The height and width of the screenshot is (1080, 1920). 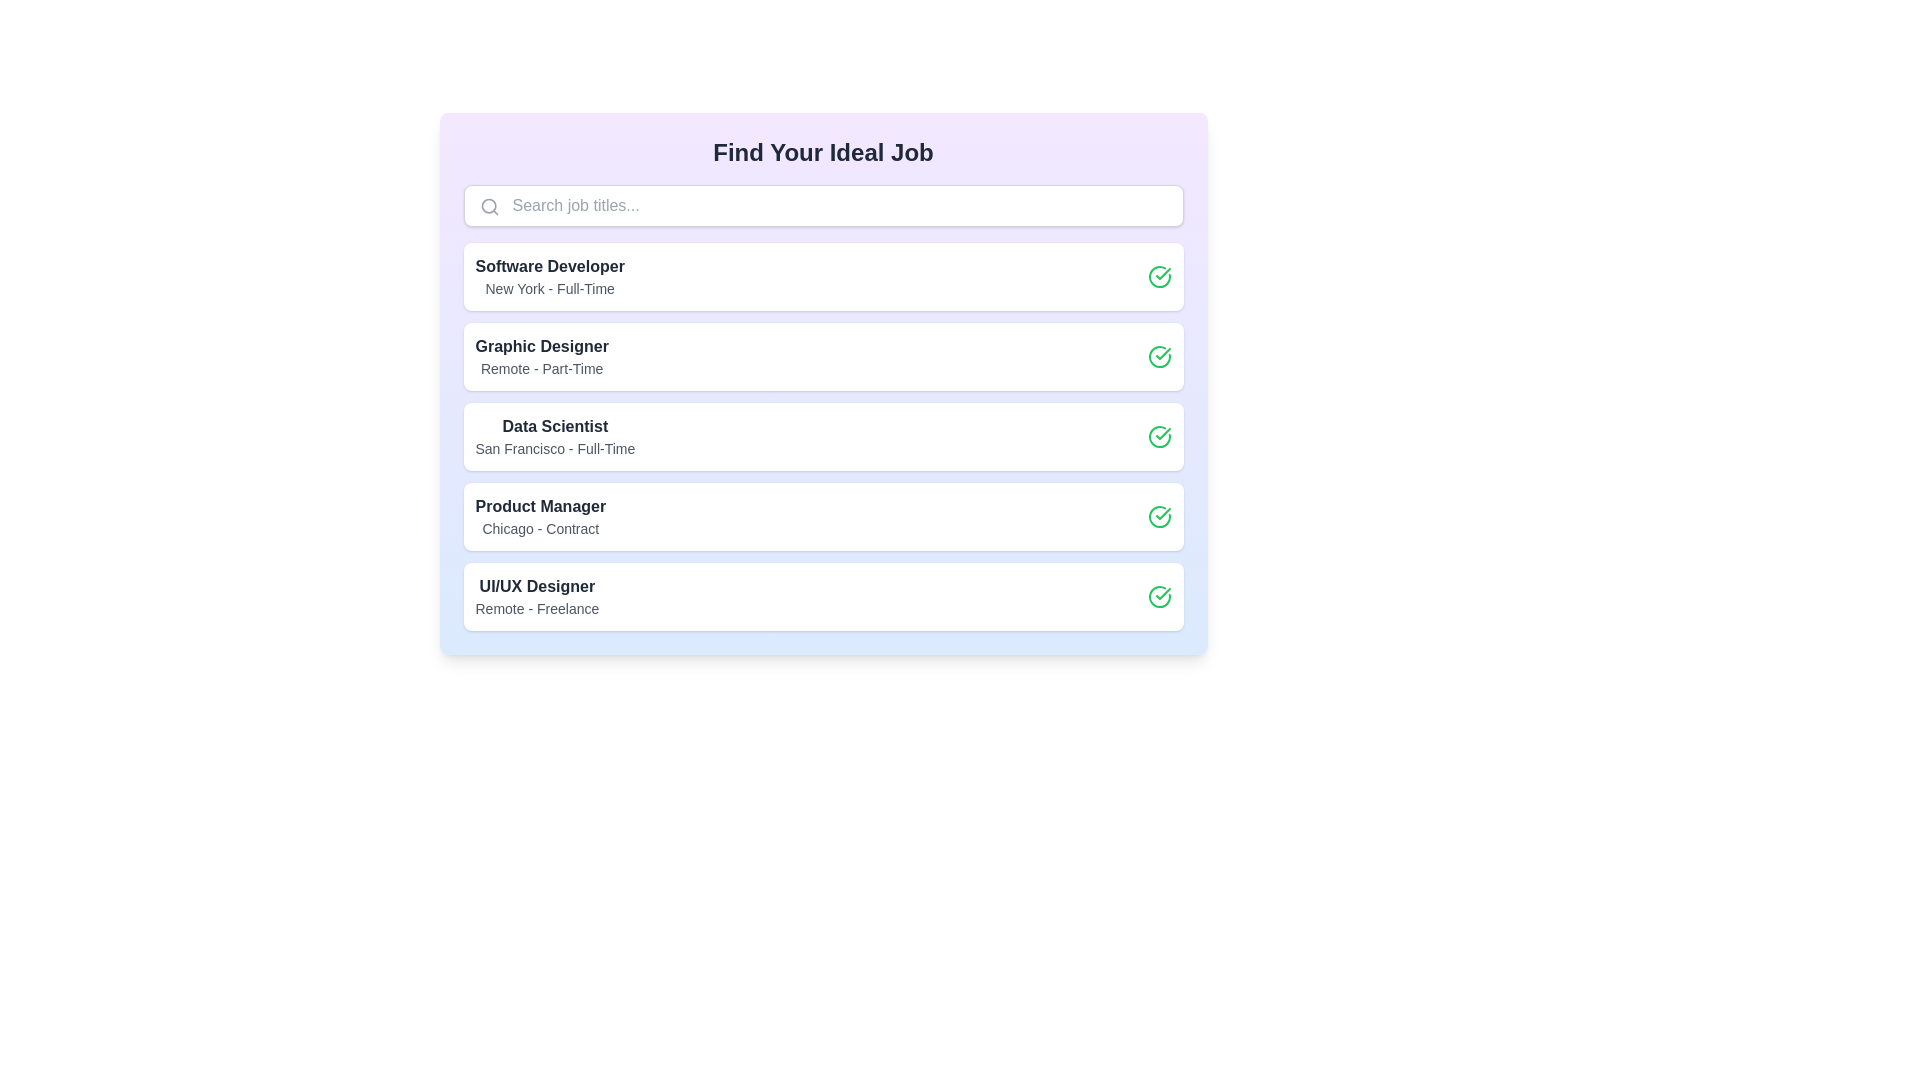 What do you see at coordinates (1159, 356) in the screenshot?
I see `the circular-shaped icon with a green border and checkmark inside, positioned to the right of the 'Graphic Designer - Remote - Part-Time' list item` at bounding box center [1159, 356].